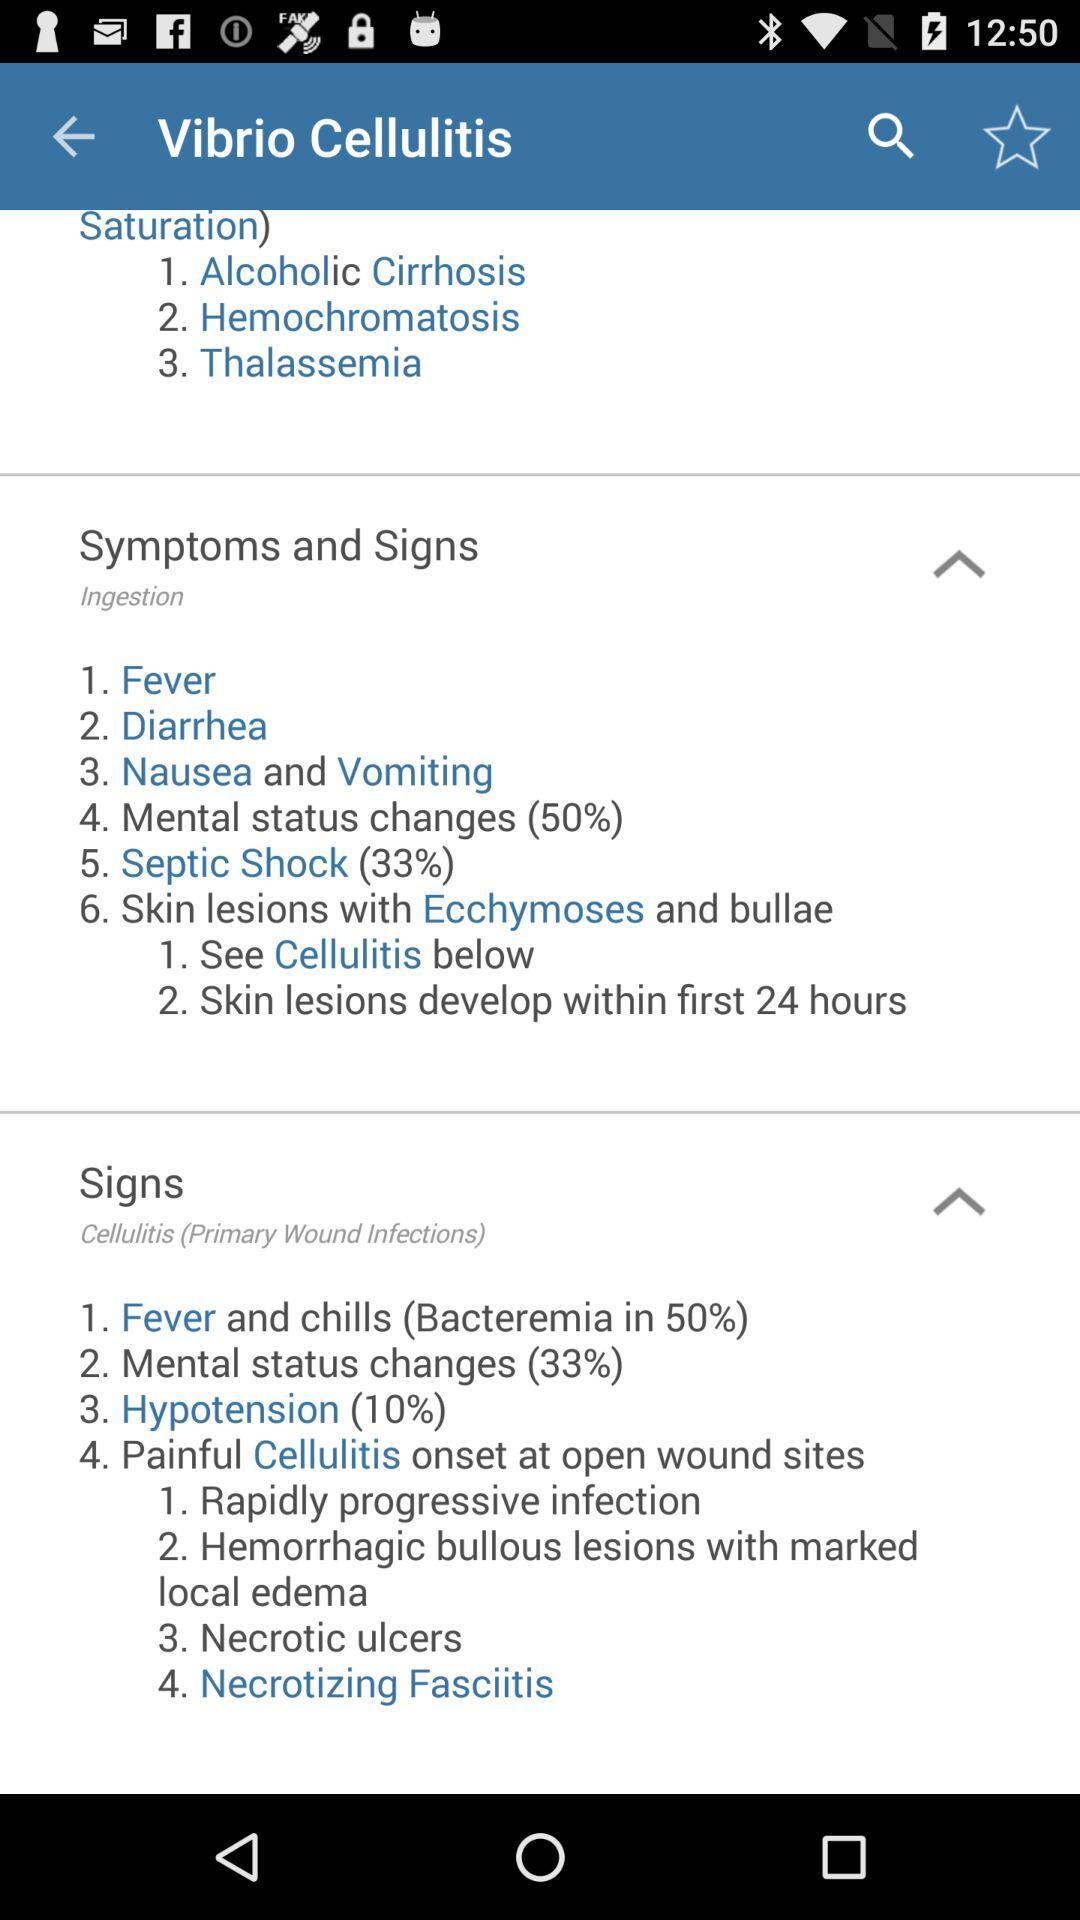 The image size is (1080, 1920). Describe the element at coordinates (72, 135) in the screenshot. I see `the icon next to vibrio cellulitis icon` at that location.